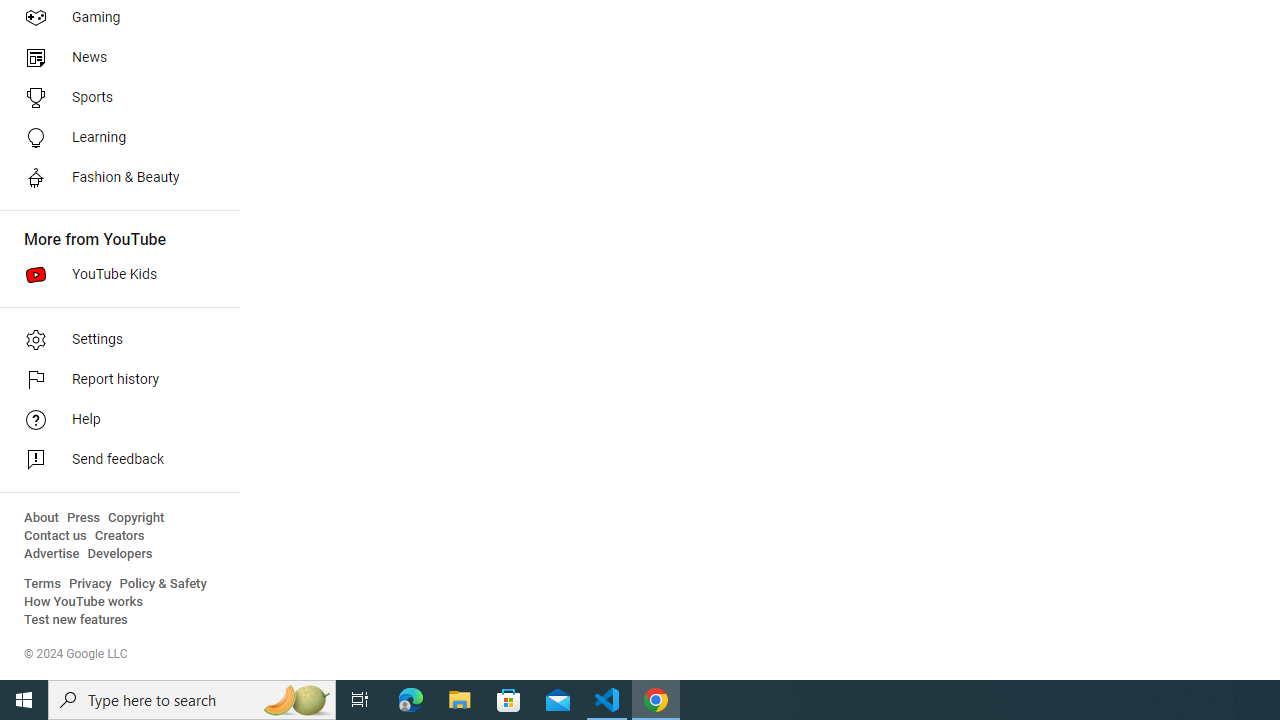 The width and height of the screenshot is (1280, 720). Describe the element at coordinates (118, 535) in the screenshot. I see `'Creators'` at that location.